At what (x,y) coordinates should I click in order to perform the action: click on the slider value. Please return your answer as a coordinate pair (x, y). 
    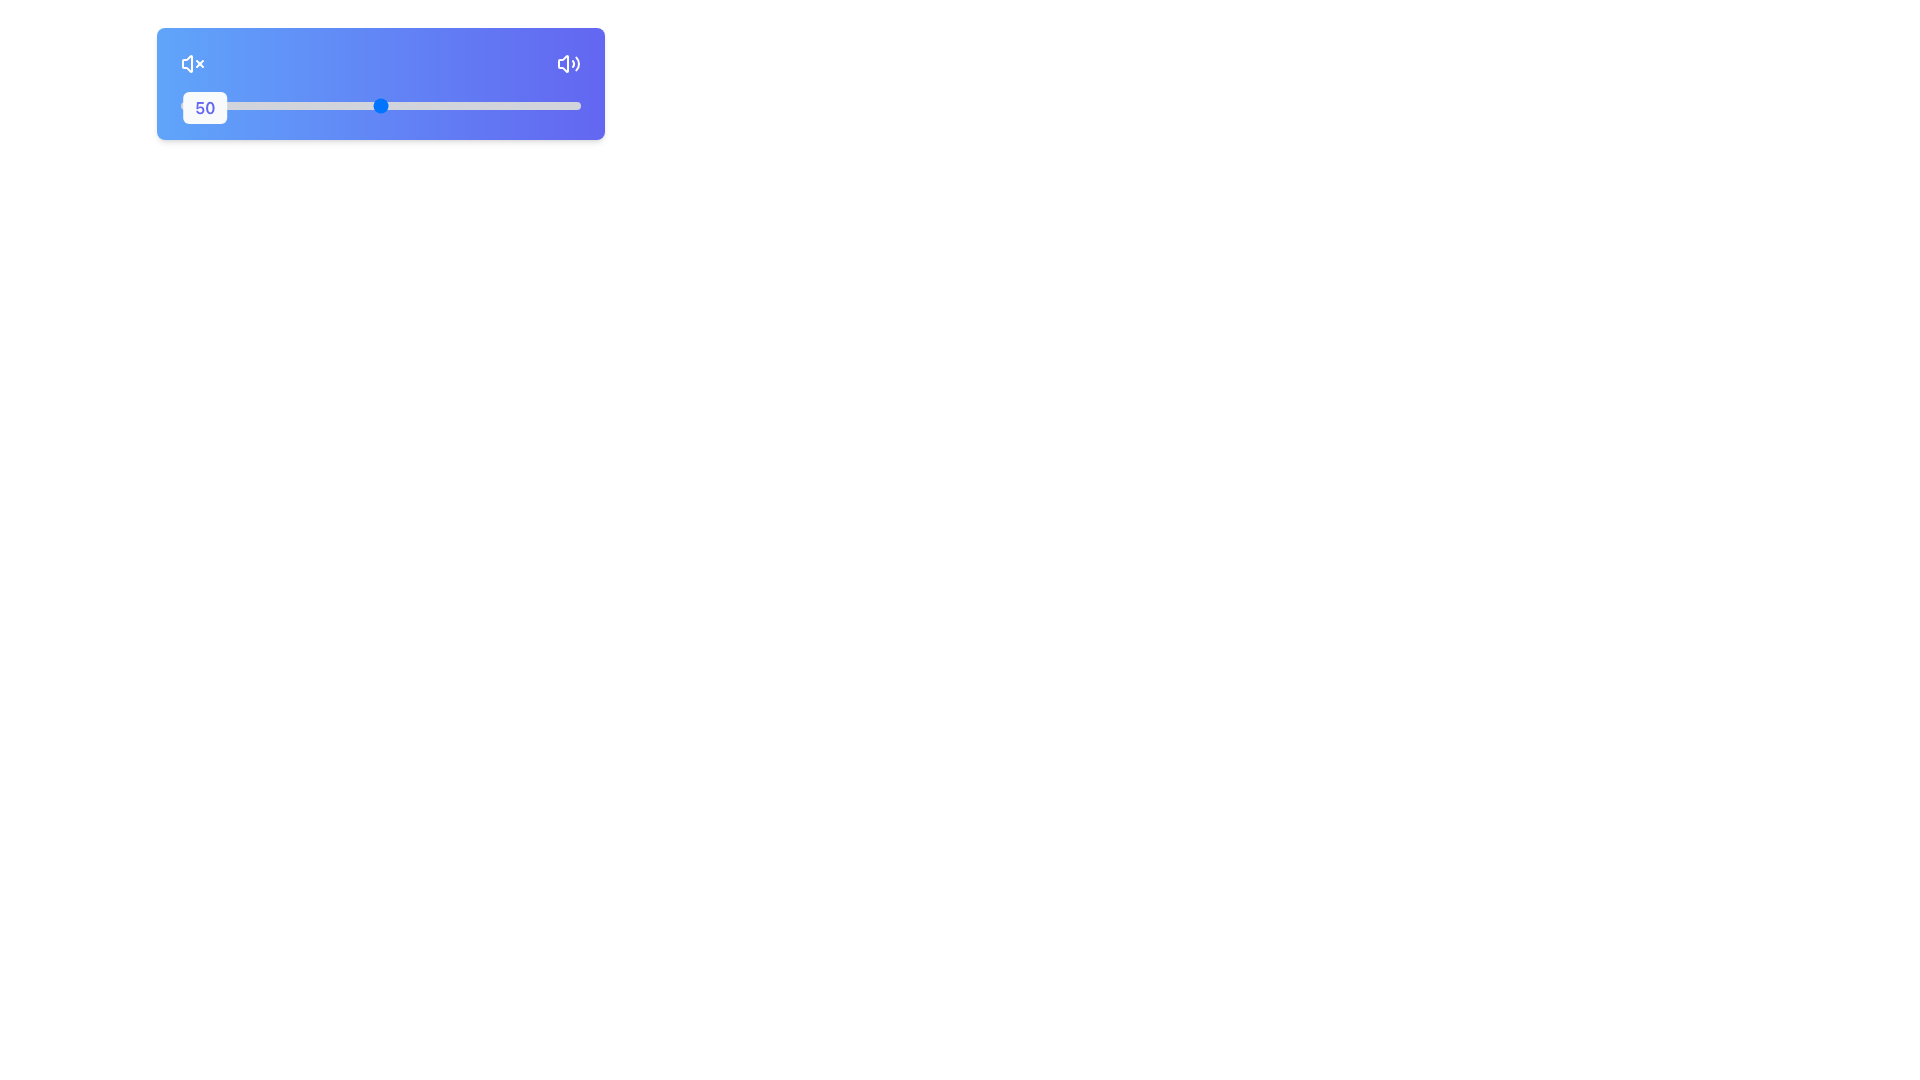
    Looking at the image, I should click on (283, 105).